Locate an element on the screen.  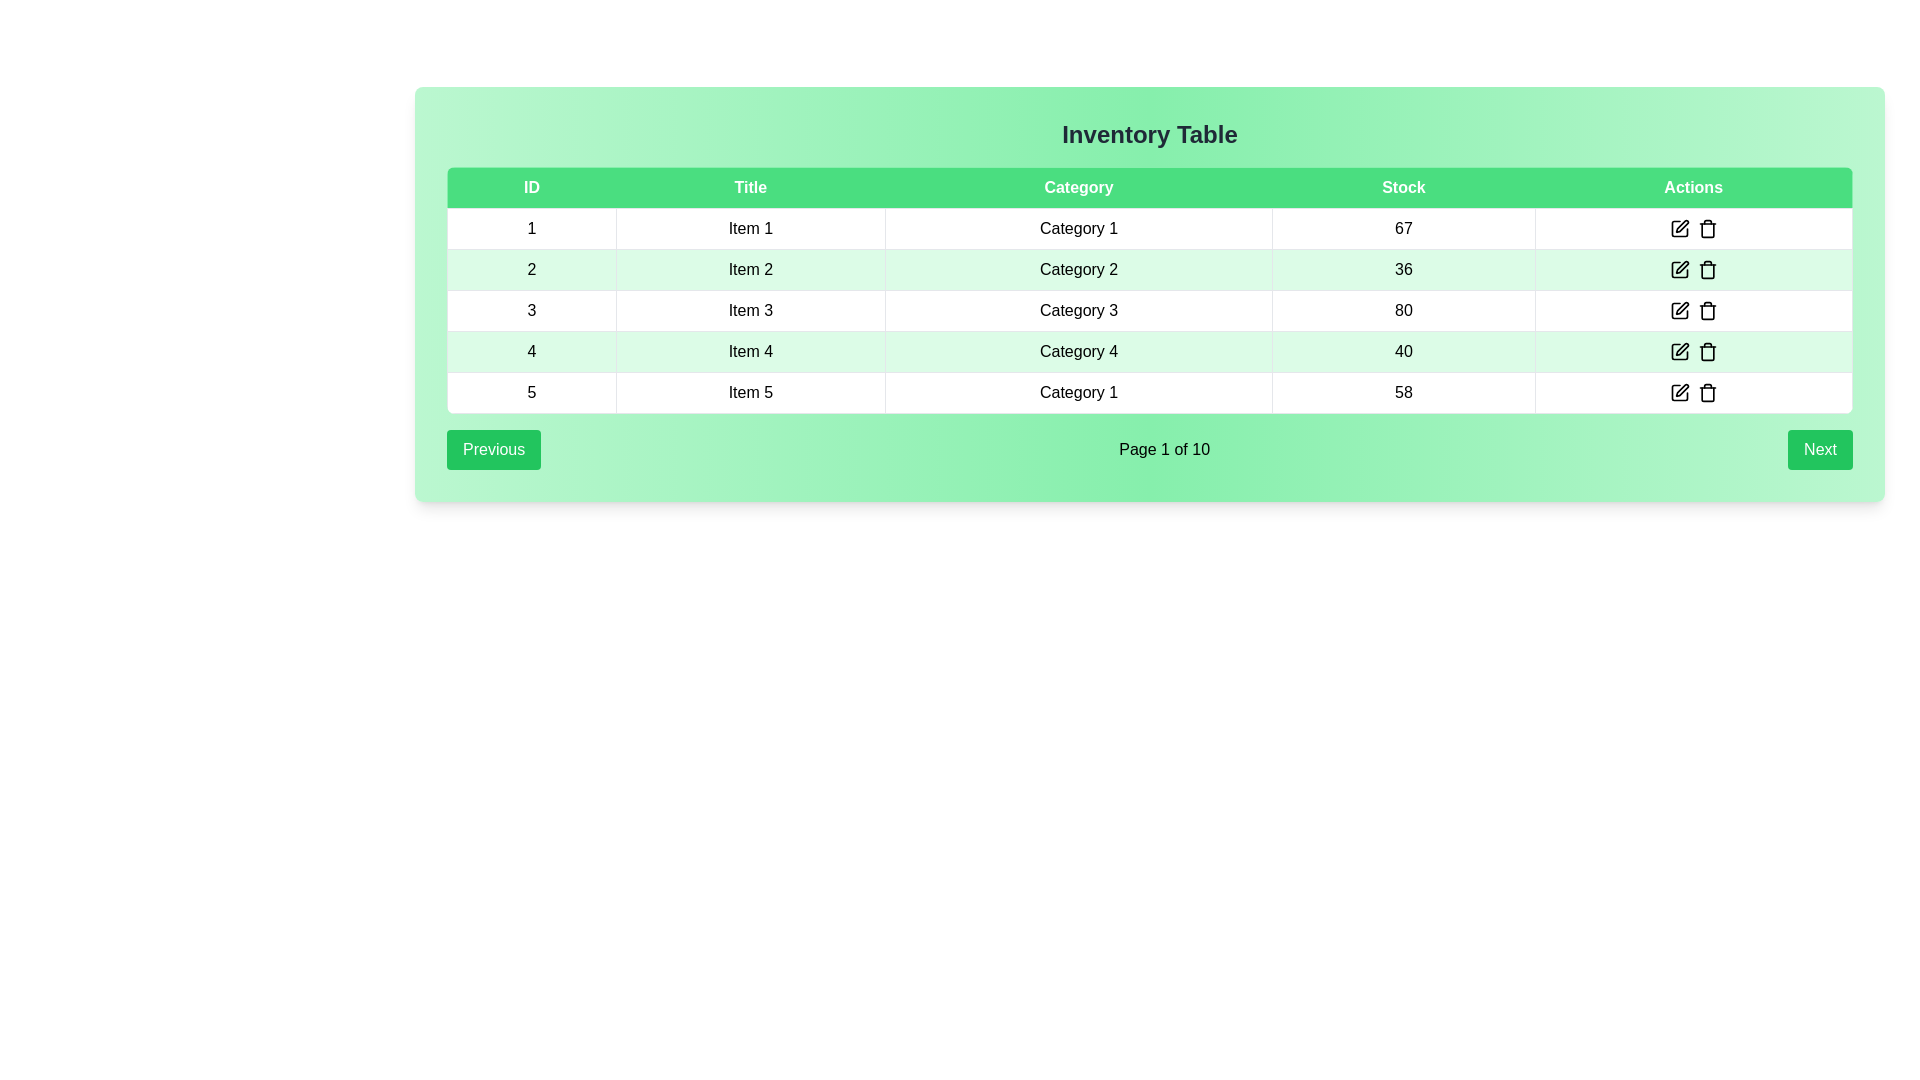
the delete button located in the last row of the table under the 'Actions' column, which is the second icon next to the pencil icon is located at coordinates (1706, 393).